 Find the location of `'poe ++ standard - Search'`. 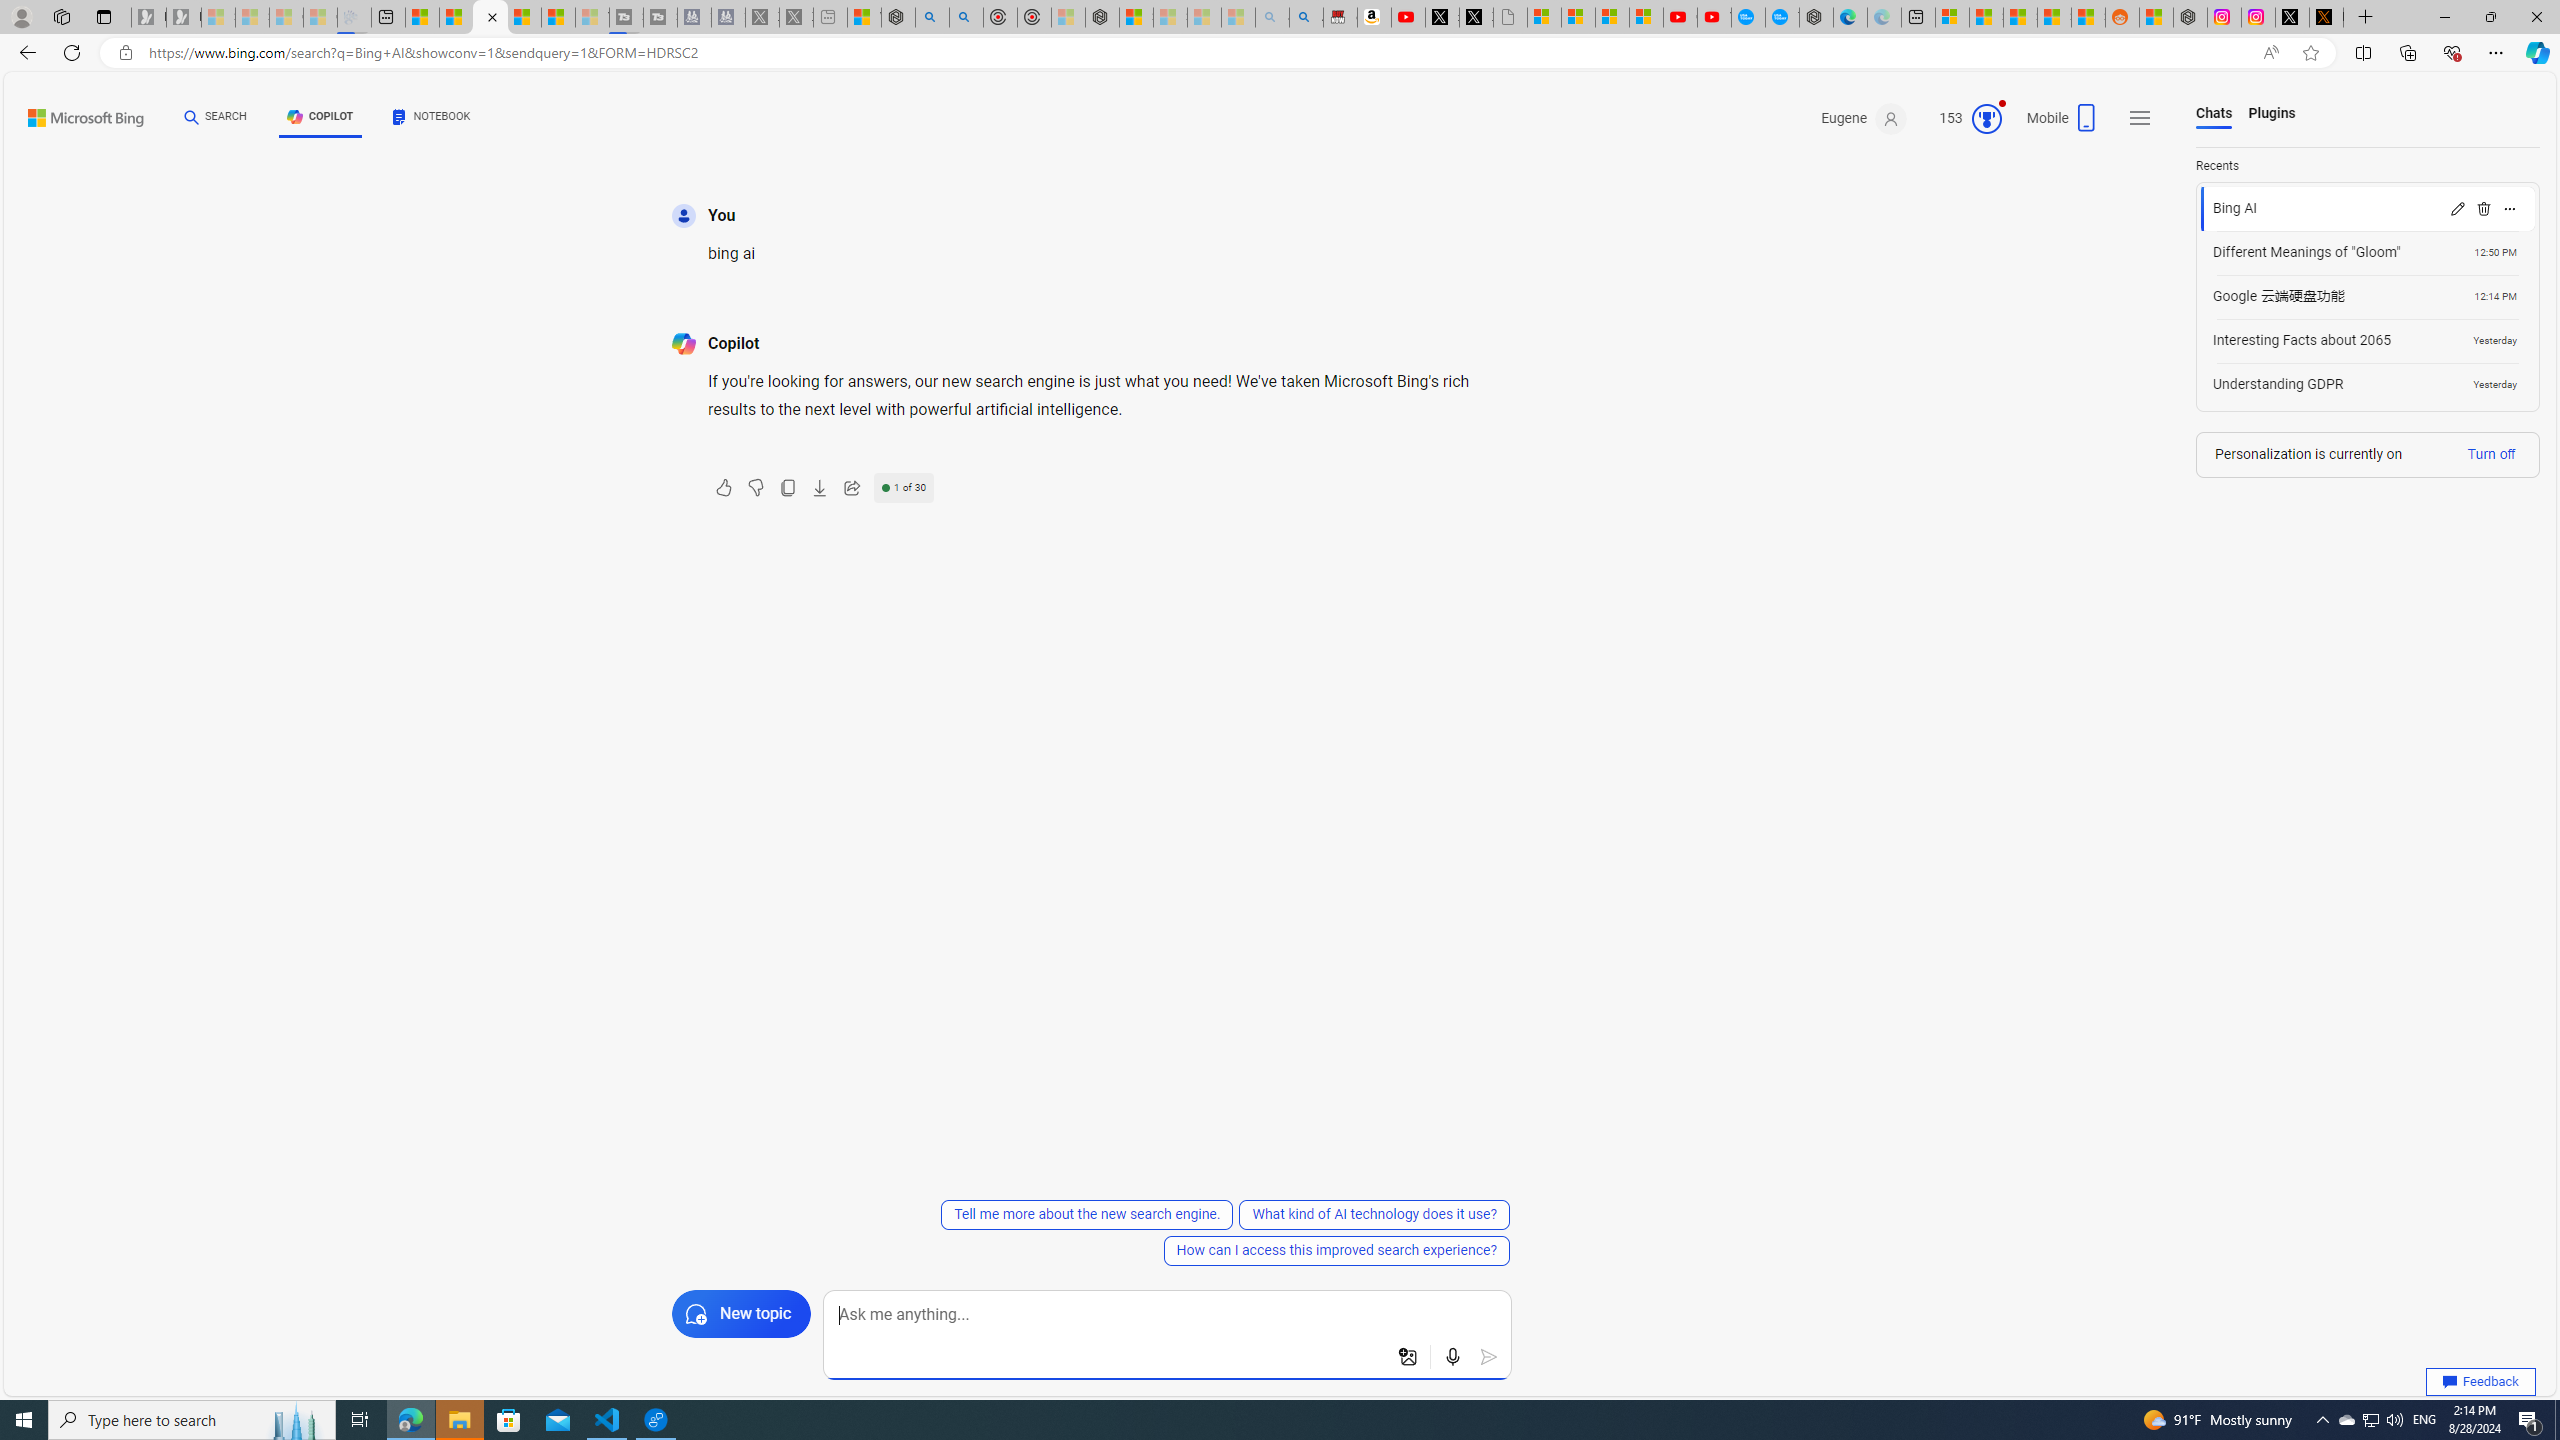

'poe ++ standard - Search' is located at coordinates (966, 16).